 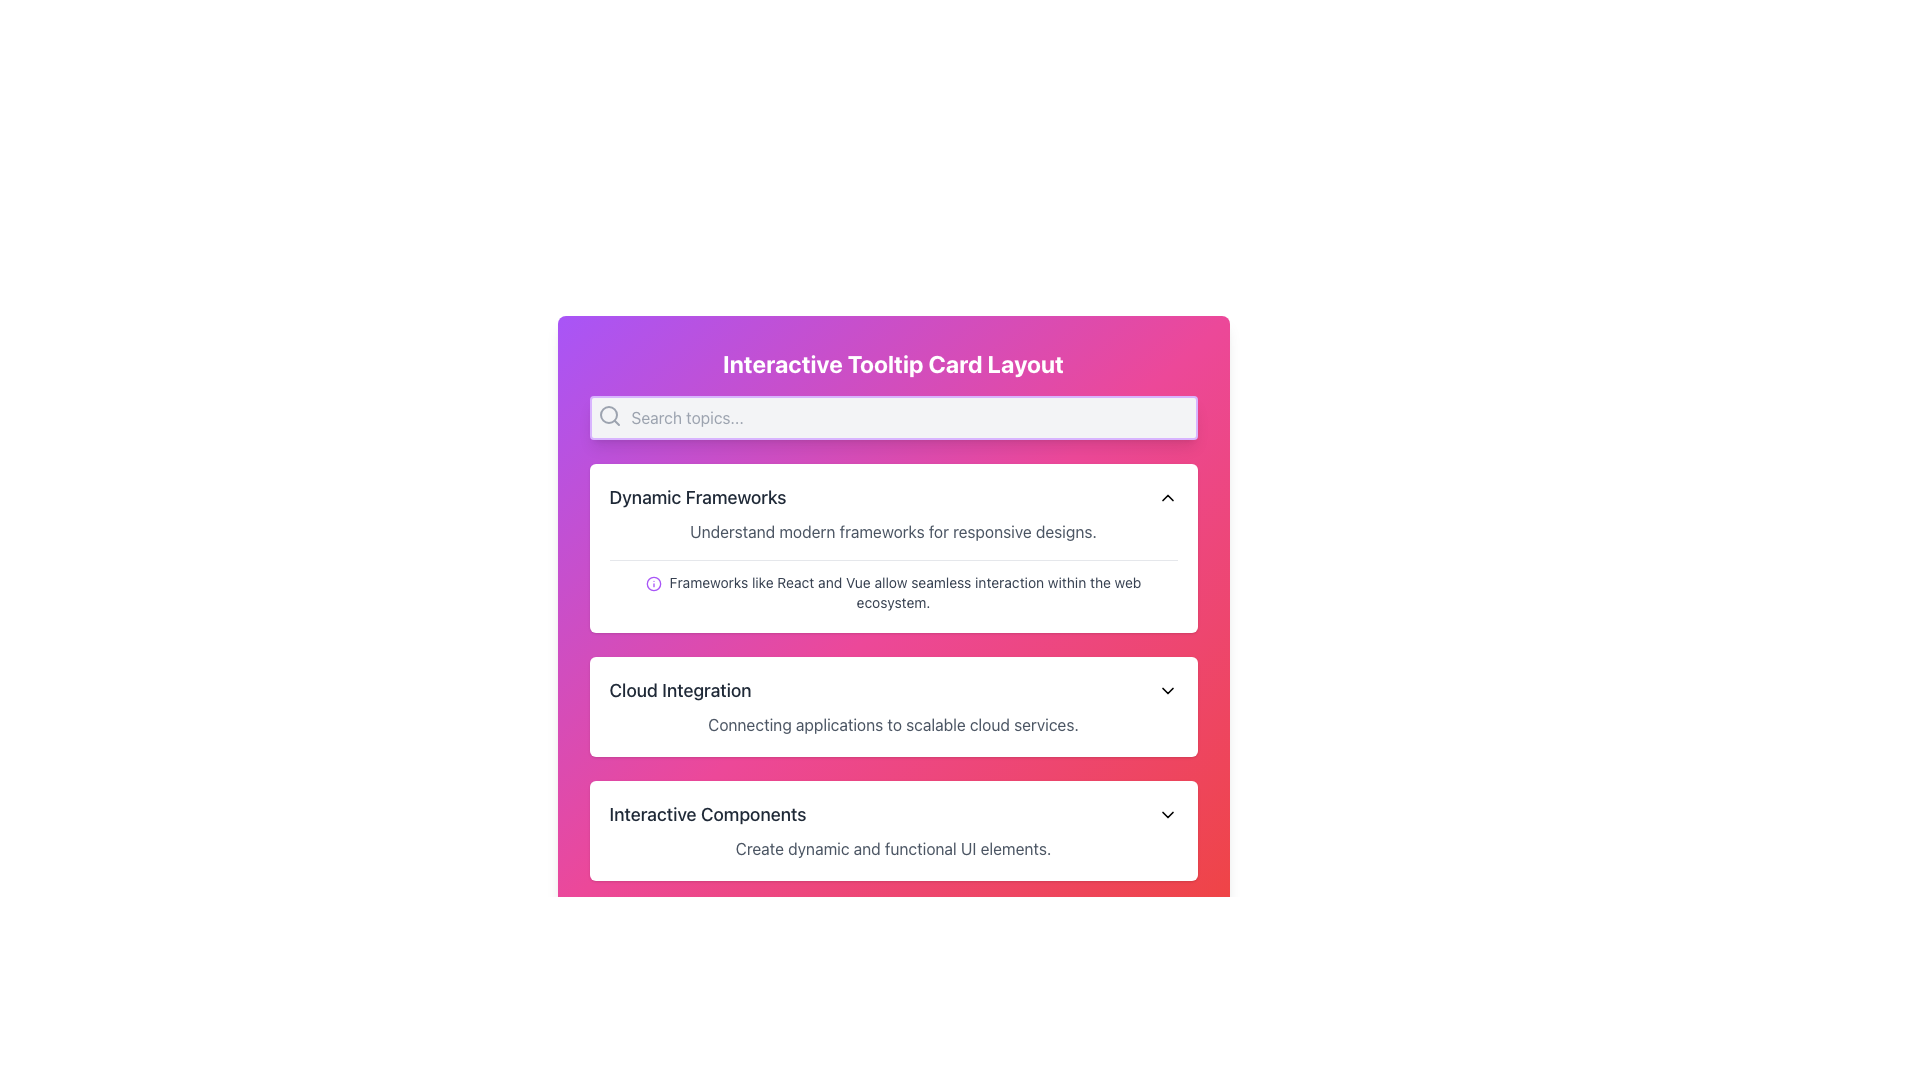 I want to click on the search icon, which is a gray magnifying glass located at the left end of a rectangular input field with placeholder text 'Search topics...', so click(x=608, y=415).